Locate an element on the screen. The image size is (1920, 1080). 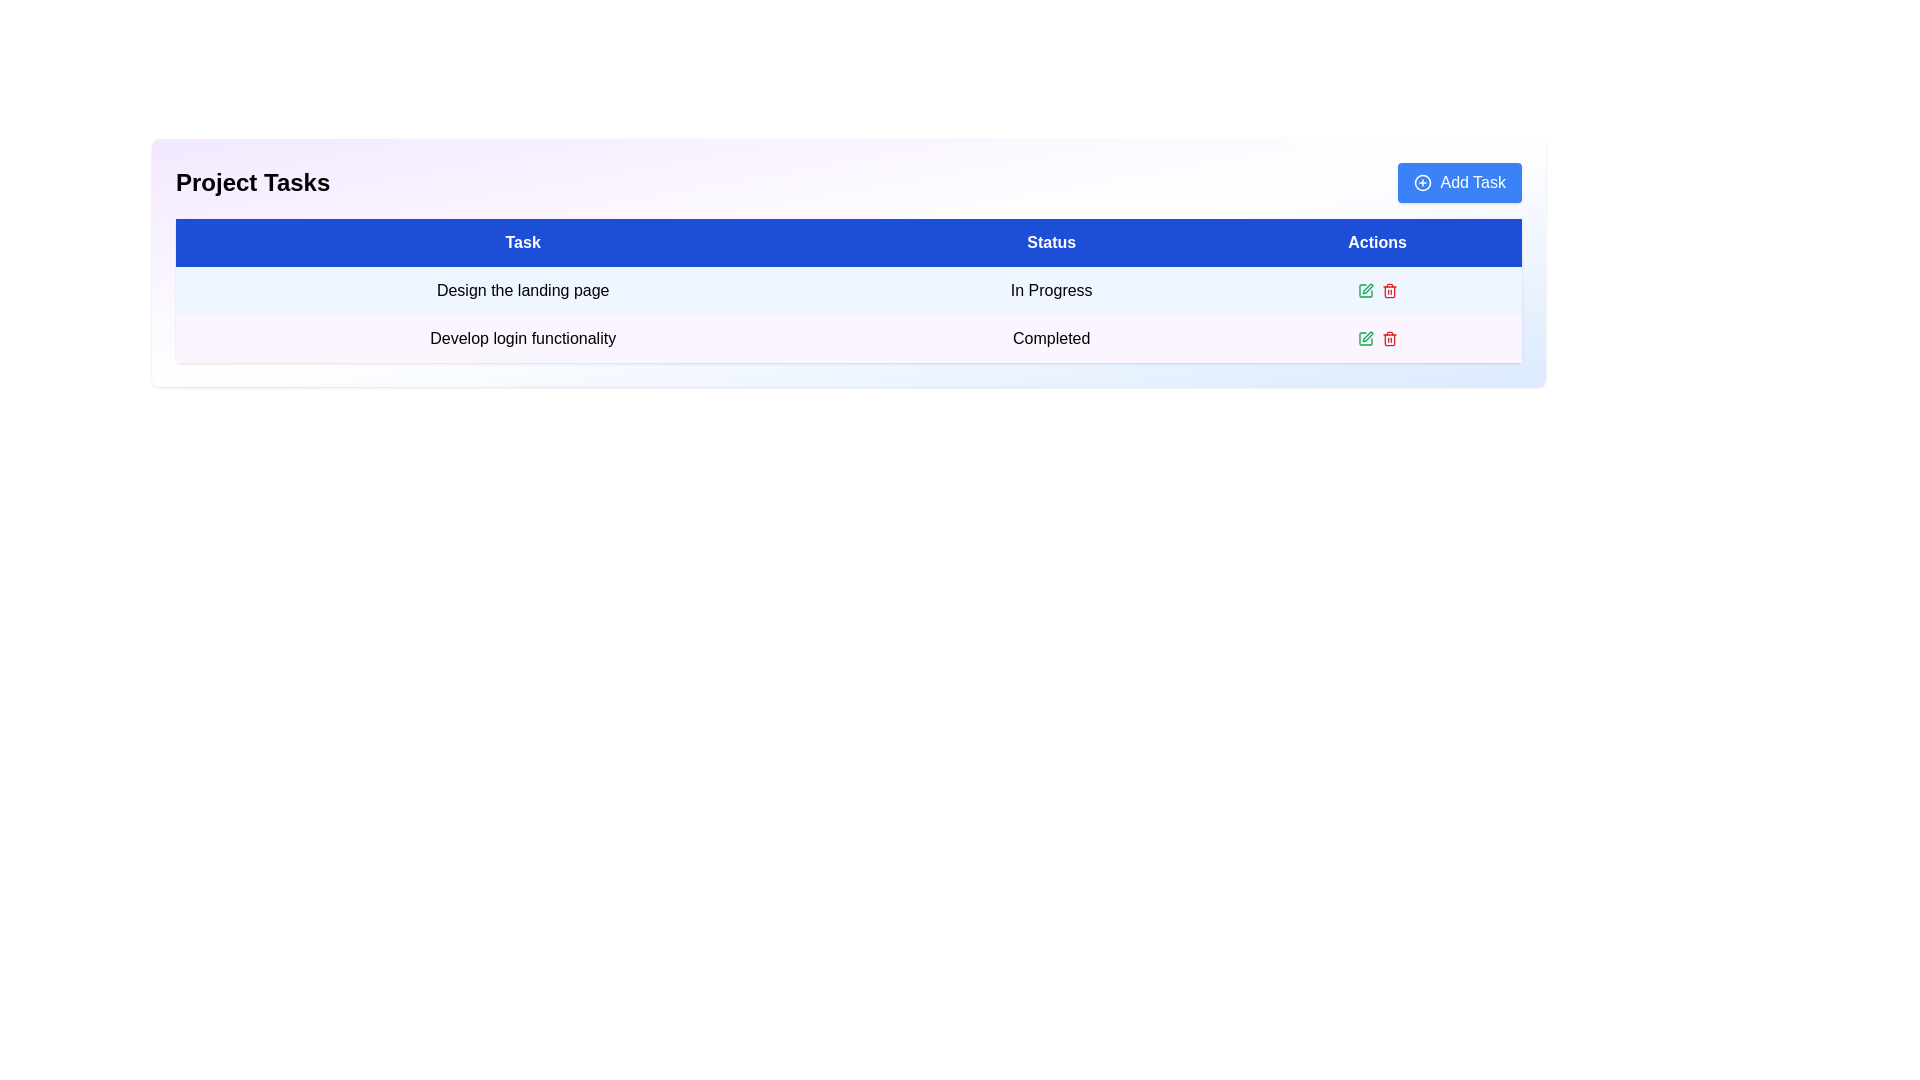
the green pencil icon in the action button group associated with the task 'Design the landing page' is located at coordinates (1376, 290).